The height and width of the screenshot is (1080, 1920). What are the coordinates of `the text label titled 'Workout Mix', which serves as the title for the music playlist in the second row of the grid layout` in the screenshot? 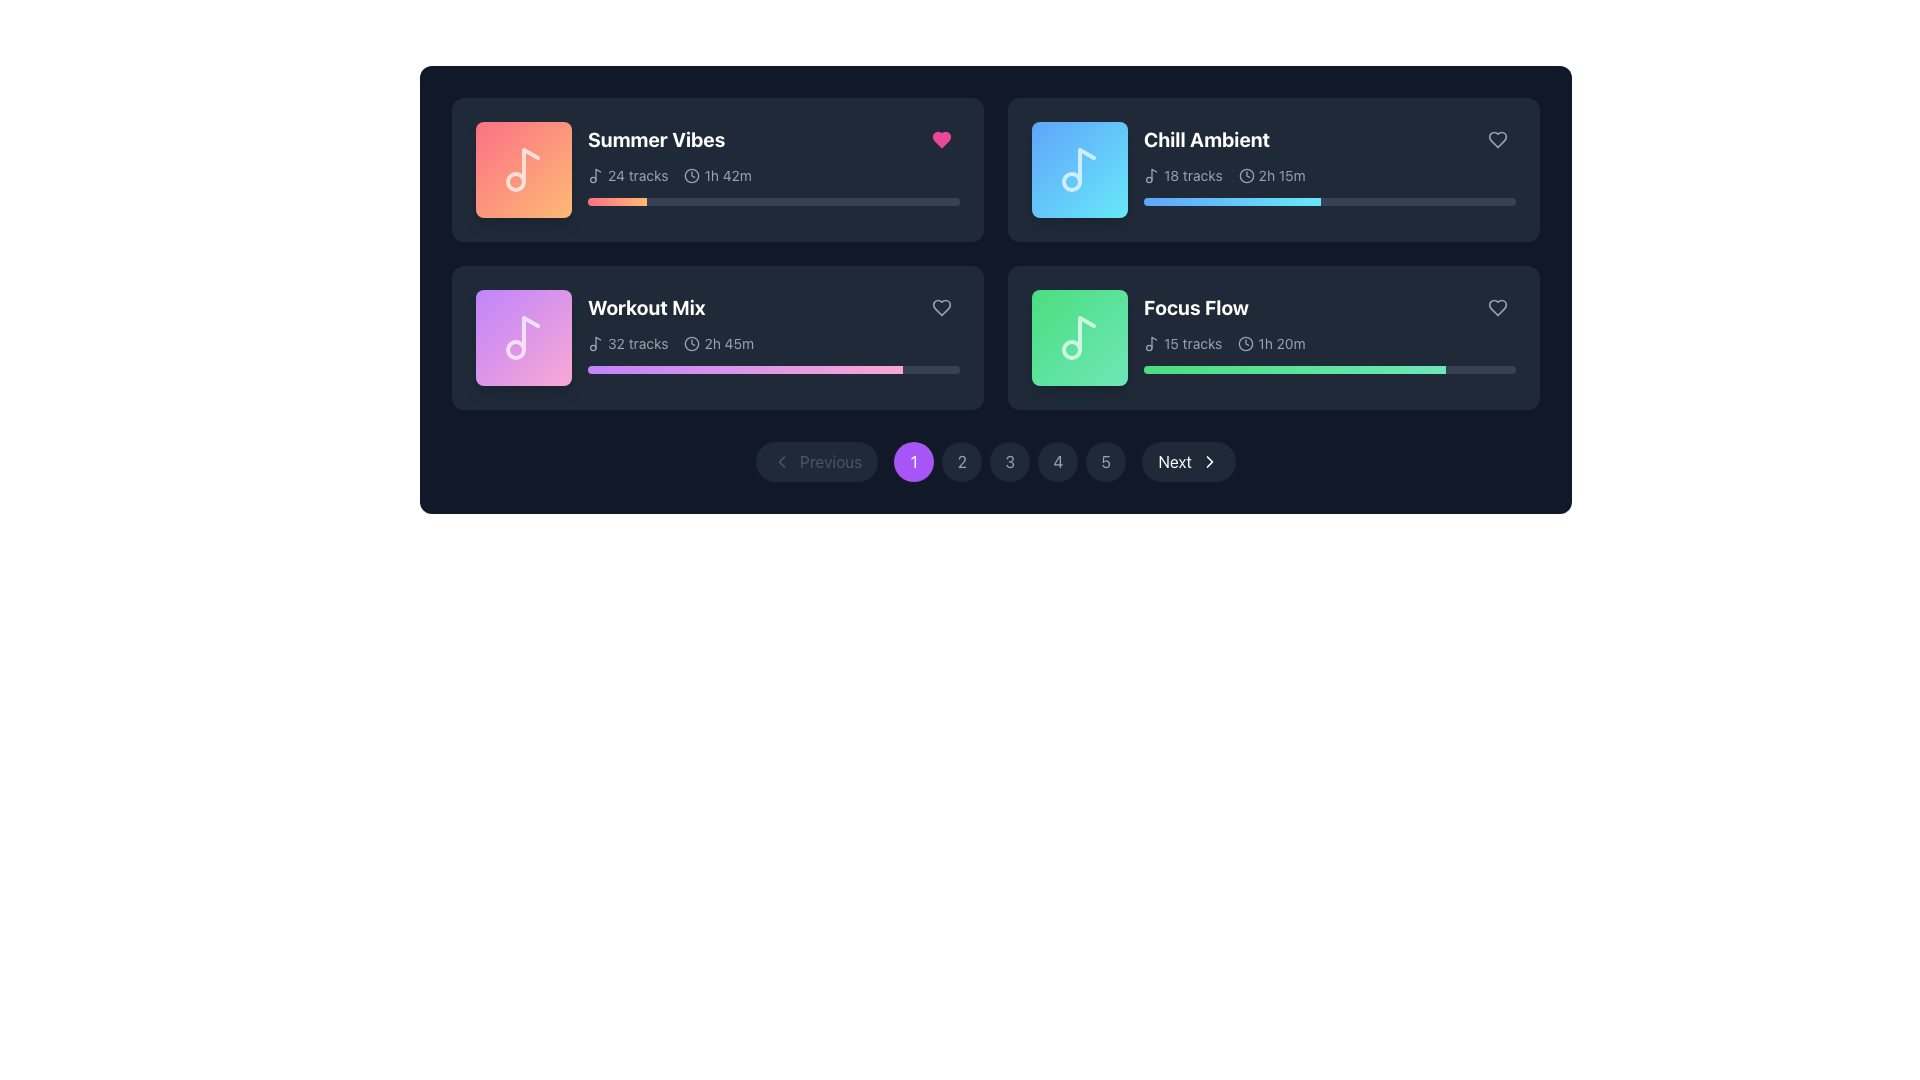 It's located at (646, 308).